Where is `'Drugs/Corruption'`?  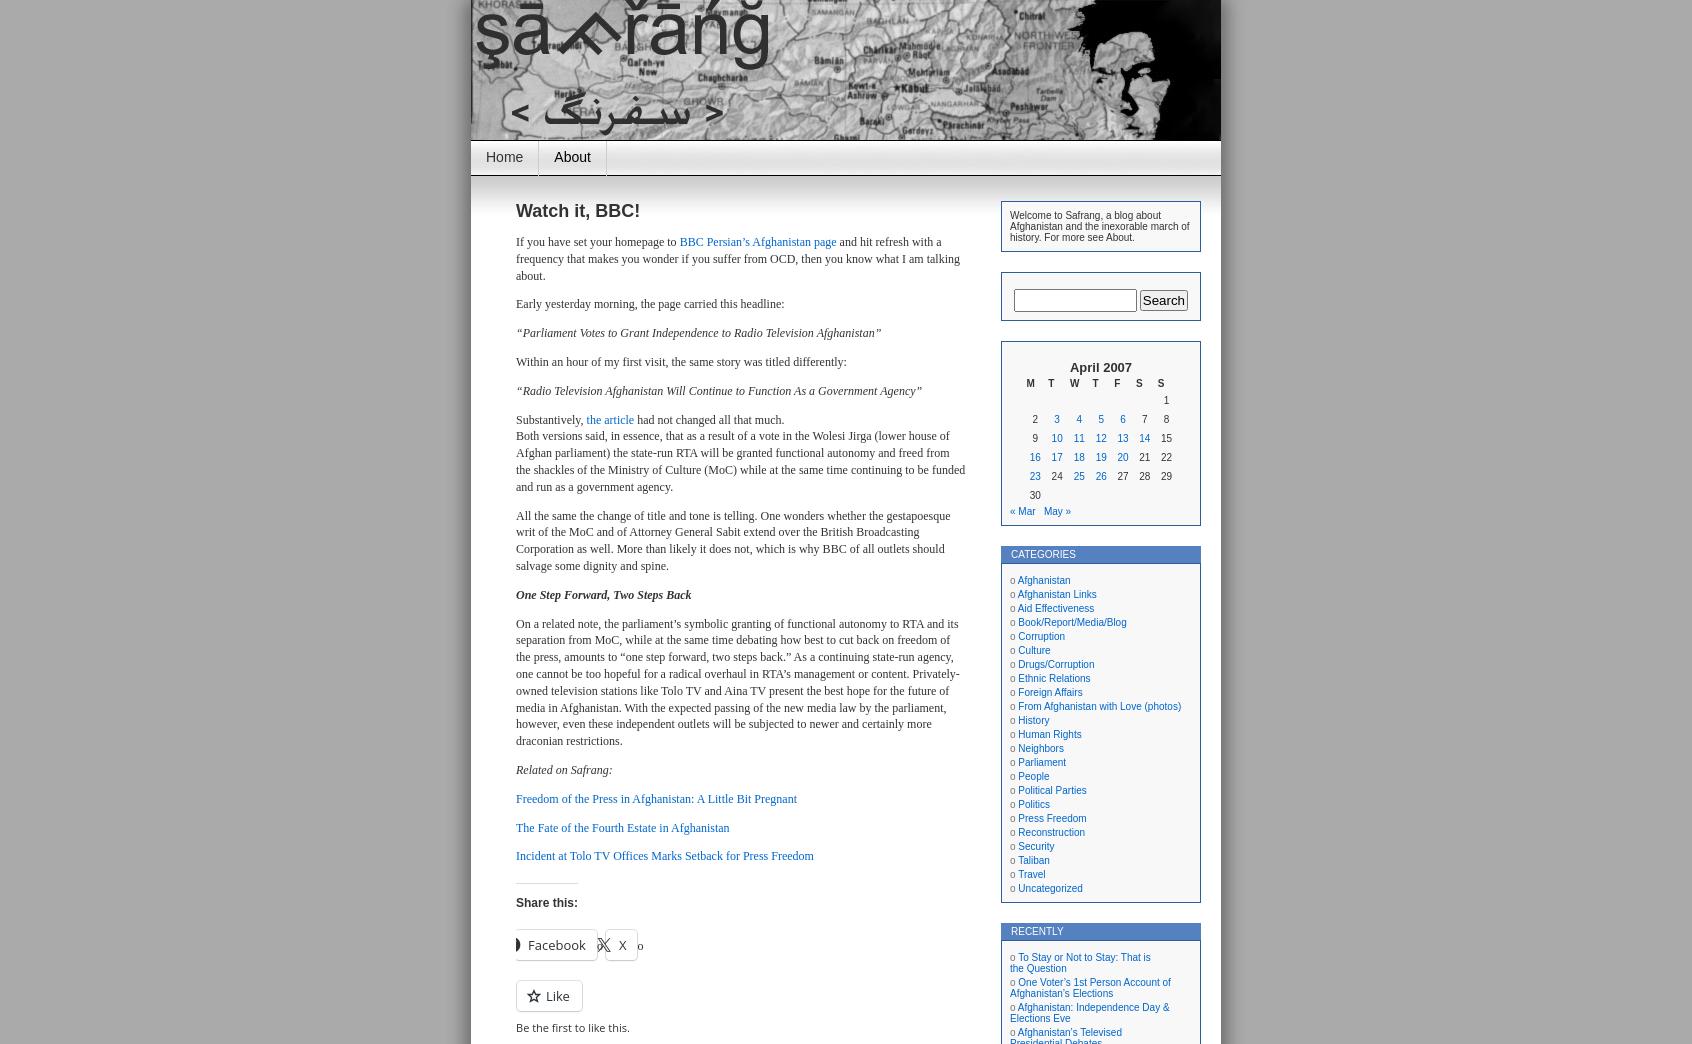 'Drugs/Corruption' is located at coordinates (1054, 663).